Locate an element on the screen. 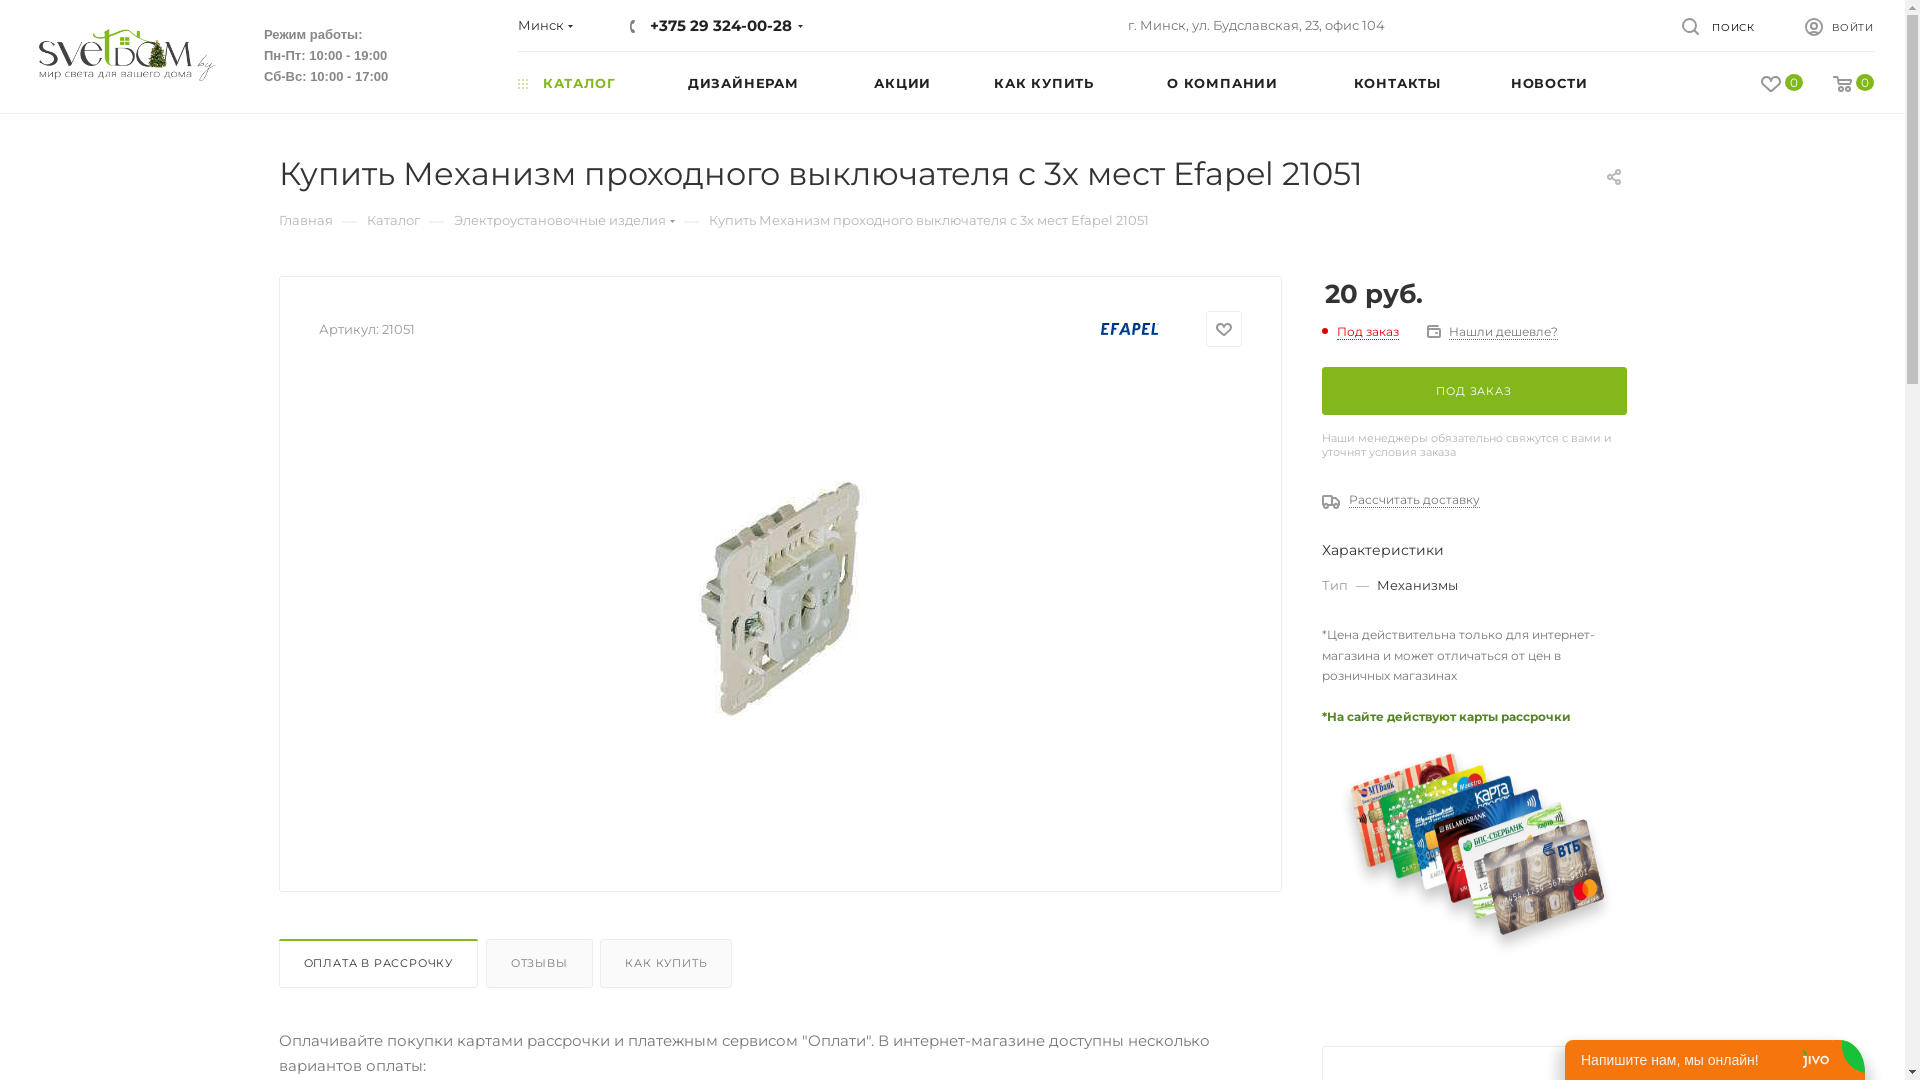 This screenshot has width=1920, height=1080. '0' is located at coordinates (1766, 83).